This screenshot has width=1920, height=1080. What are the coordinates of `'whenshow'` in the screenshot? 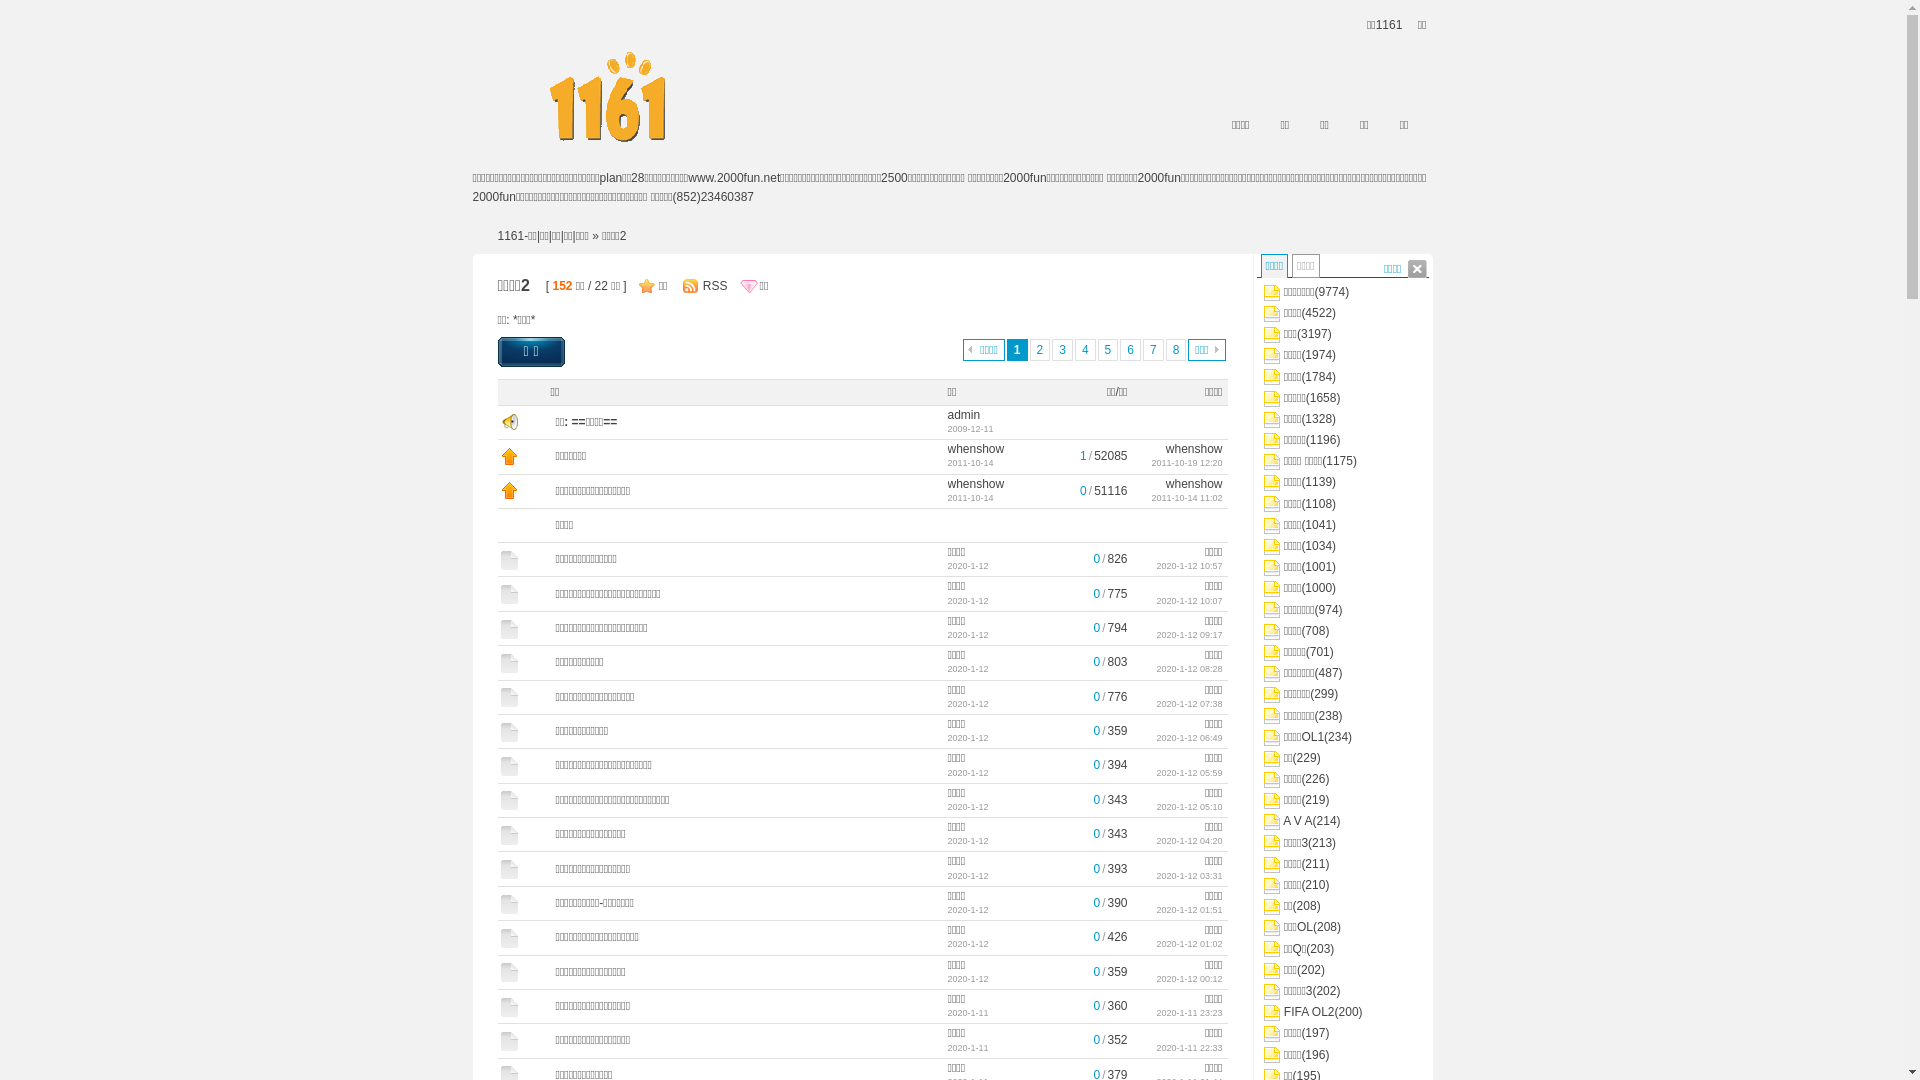 It's located at (1194, 482).